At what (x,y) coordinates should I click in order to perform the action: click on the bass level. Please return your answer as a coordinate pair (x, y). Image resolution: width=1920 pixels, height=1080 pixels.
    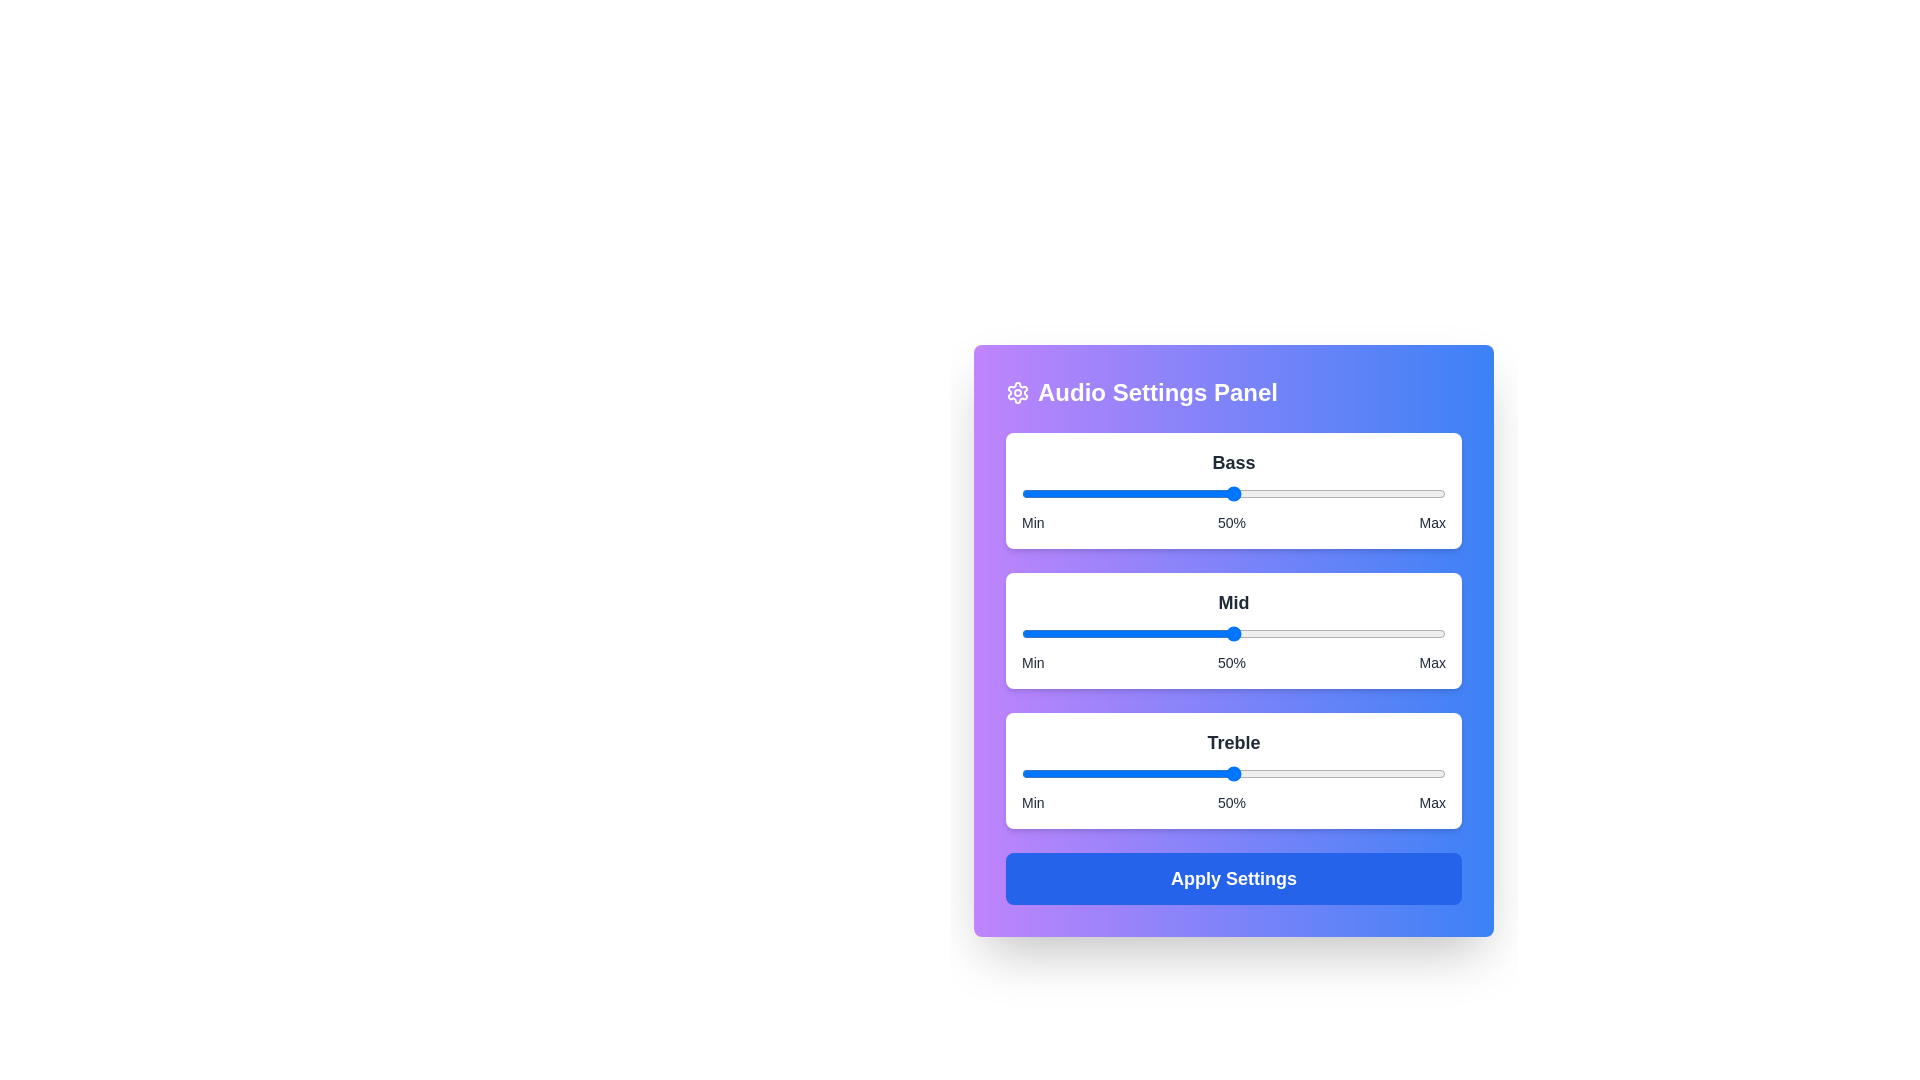
    Looking at the image, I should click on (1178, 493).